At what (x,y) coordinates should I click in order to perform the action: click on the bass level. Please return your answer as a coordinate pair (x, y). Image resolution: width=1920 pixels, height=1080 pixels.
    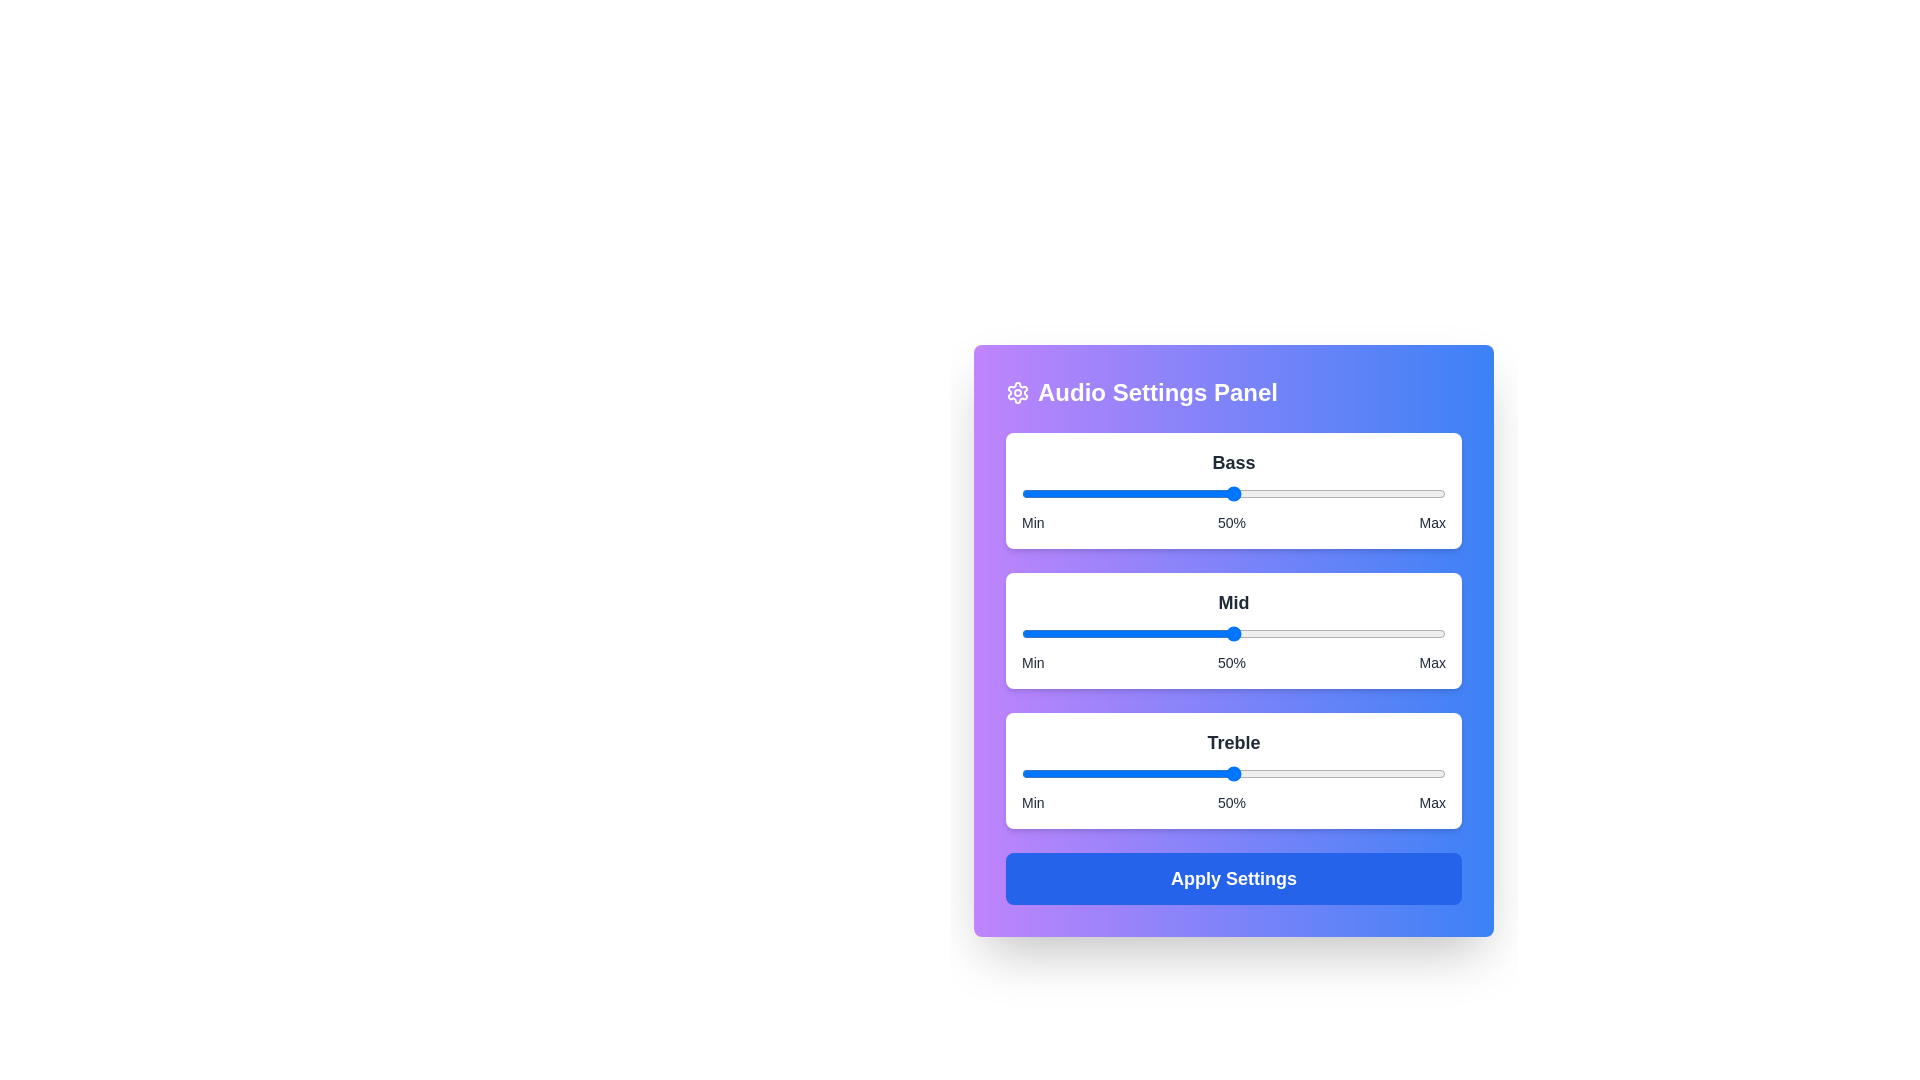
    Looking at the image, I should click on (1178, 493).